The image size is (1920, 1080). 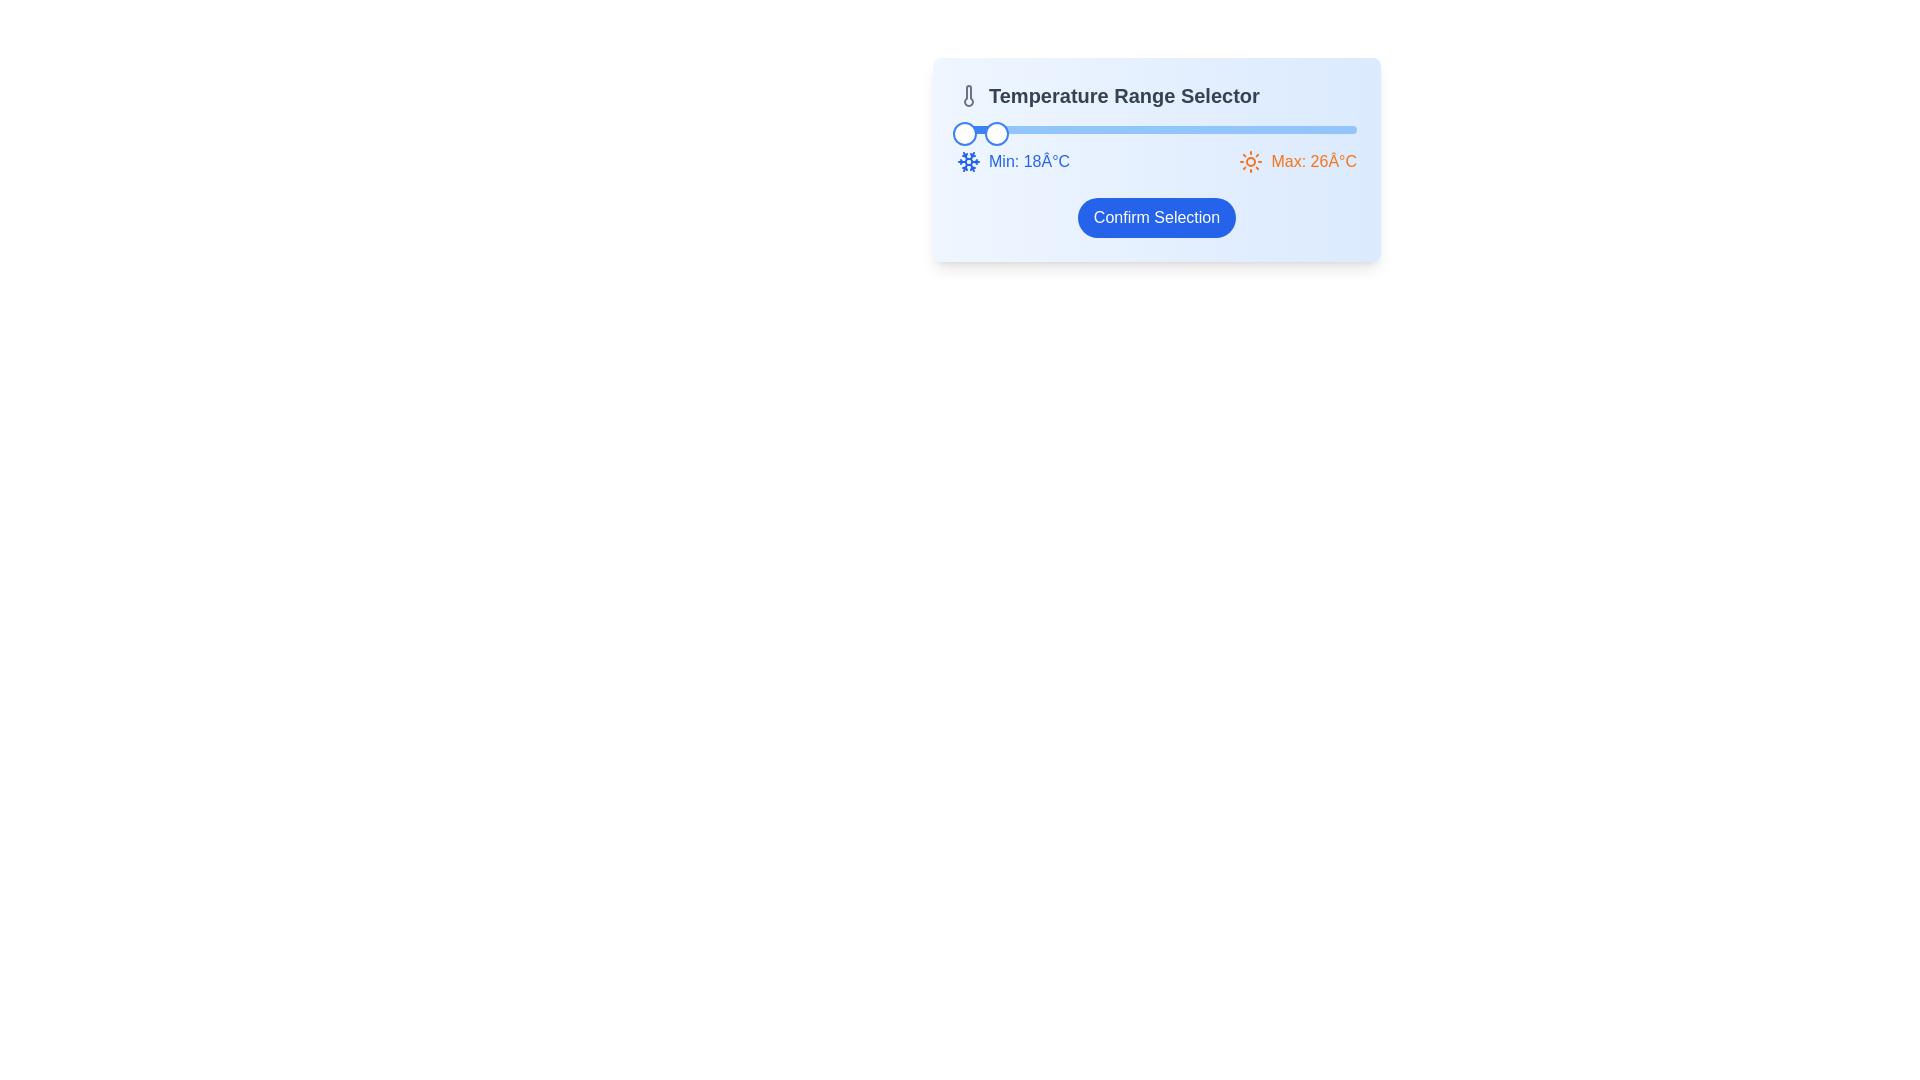 I want to click on the snowflake icon with a blue outline located to the left of the 'Min: 18°C' text in the temperature range selector interface, so click(x=969, y=161).